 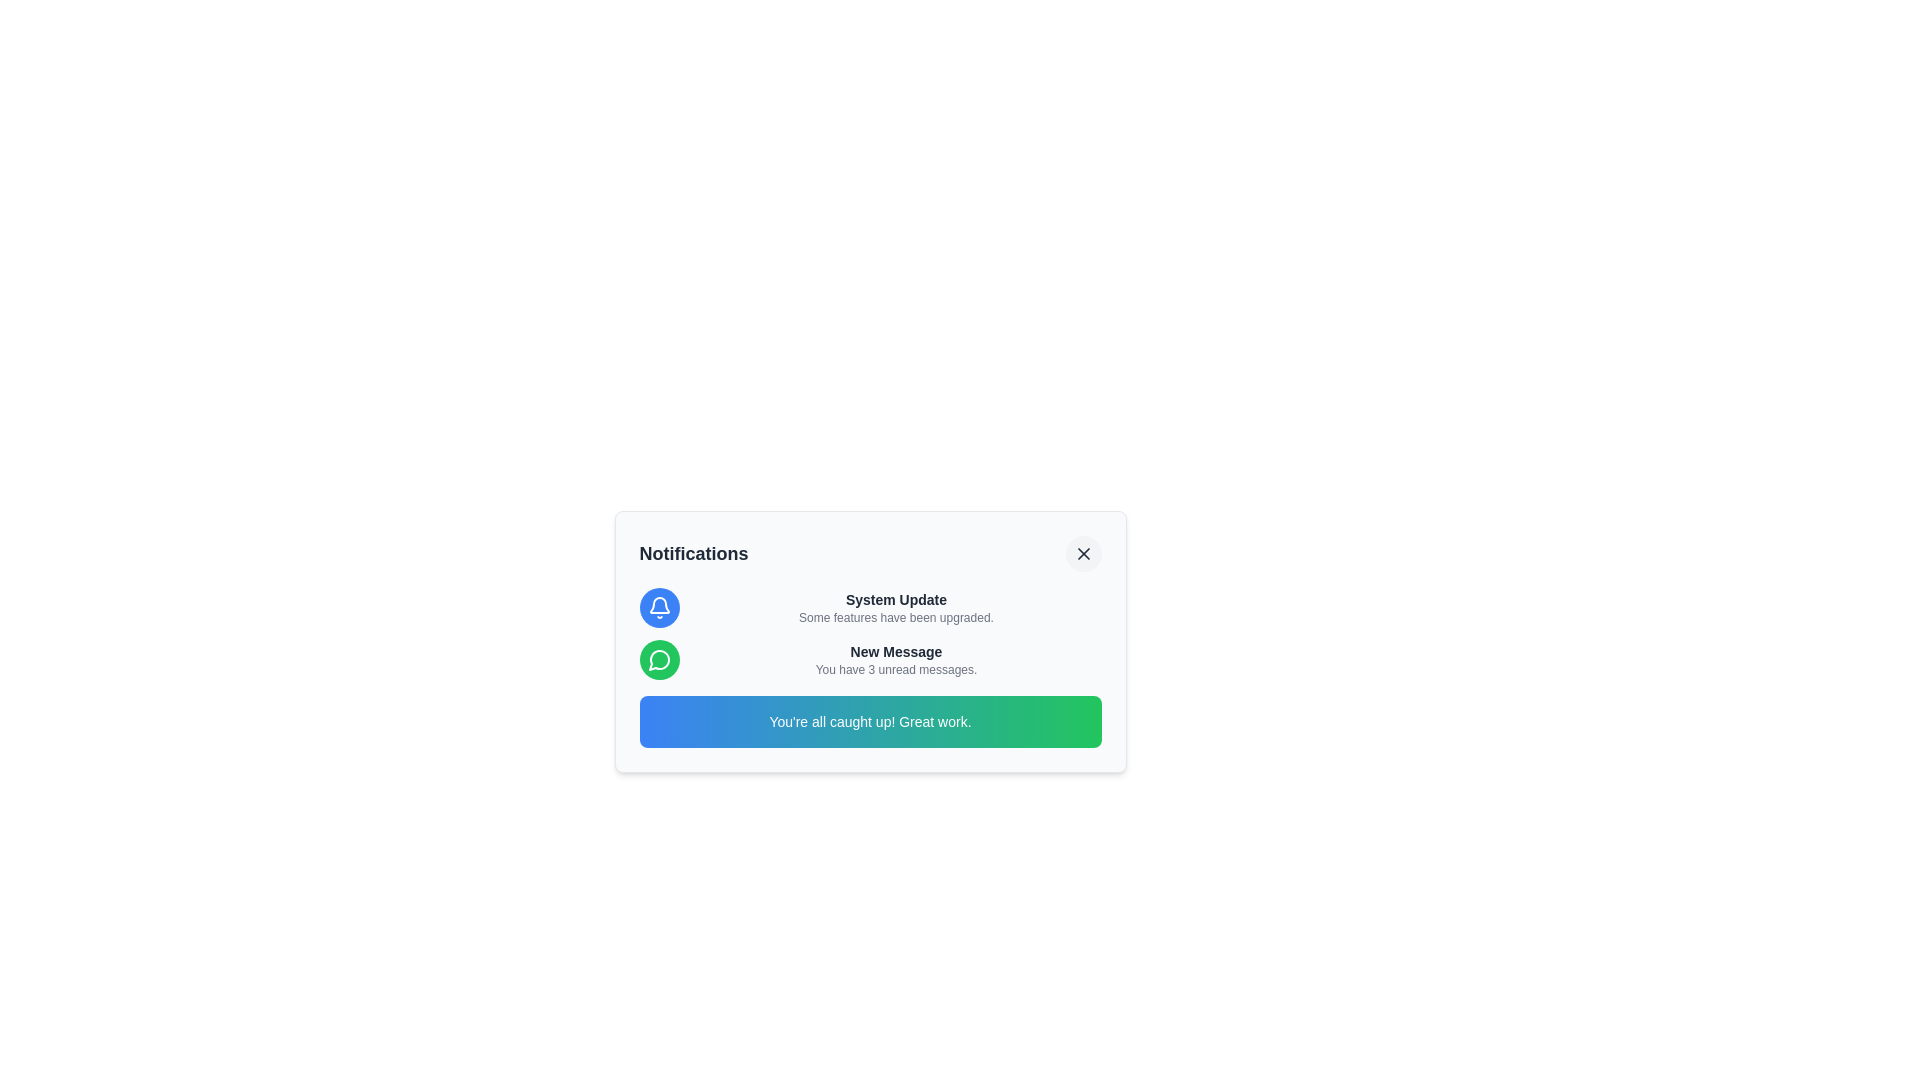 I want to click on the text label reading 'New Message' in the second notification of the notifications popup, which is styled with a smaller font size, bold weight, and dark gray color, so click(x=895, y=651).